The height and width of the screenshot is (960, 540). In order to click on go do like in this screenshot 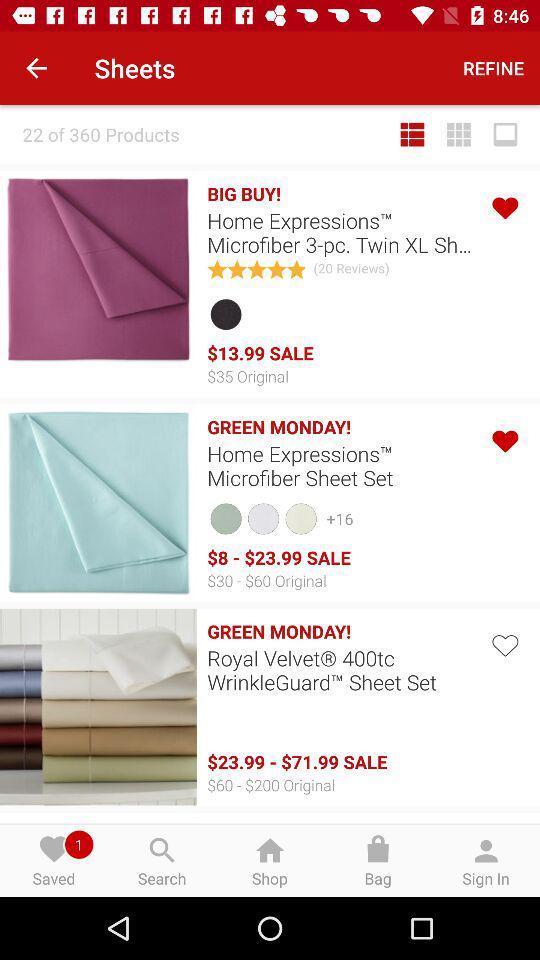, I will do `click(503, 439)`.